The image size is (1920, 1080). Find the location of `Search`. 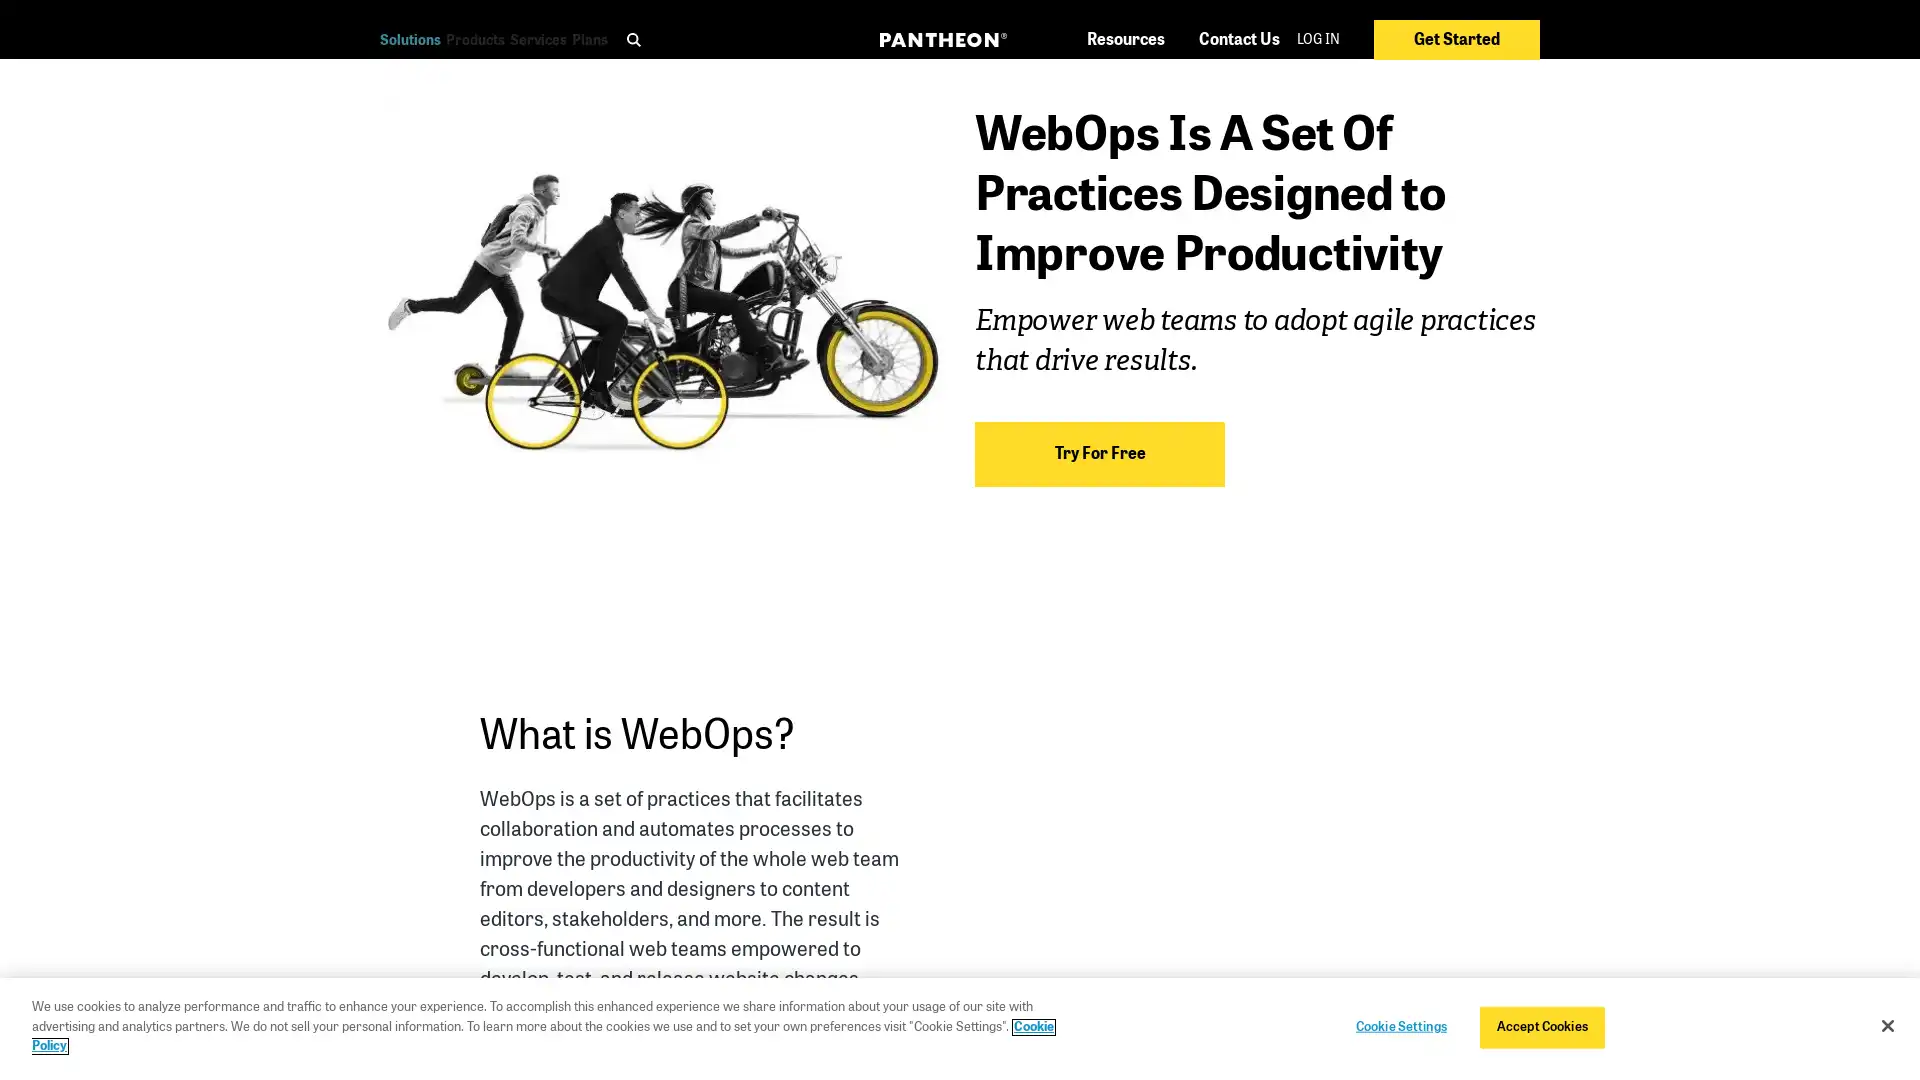

Search is located at coordinates (1088, 76).